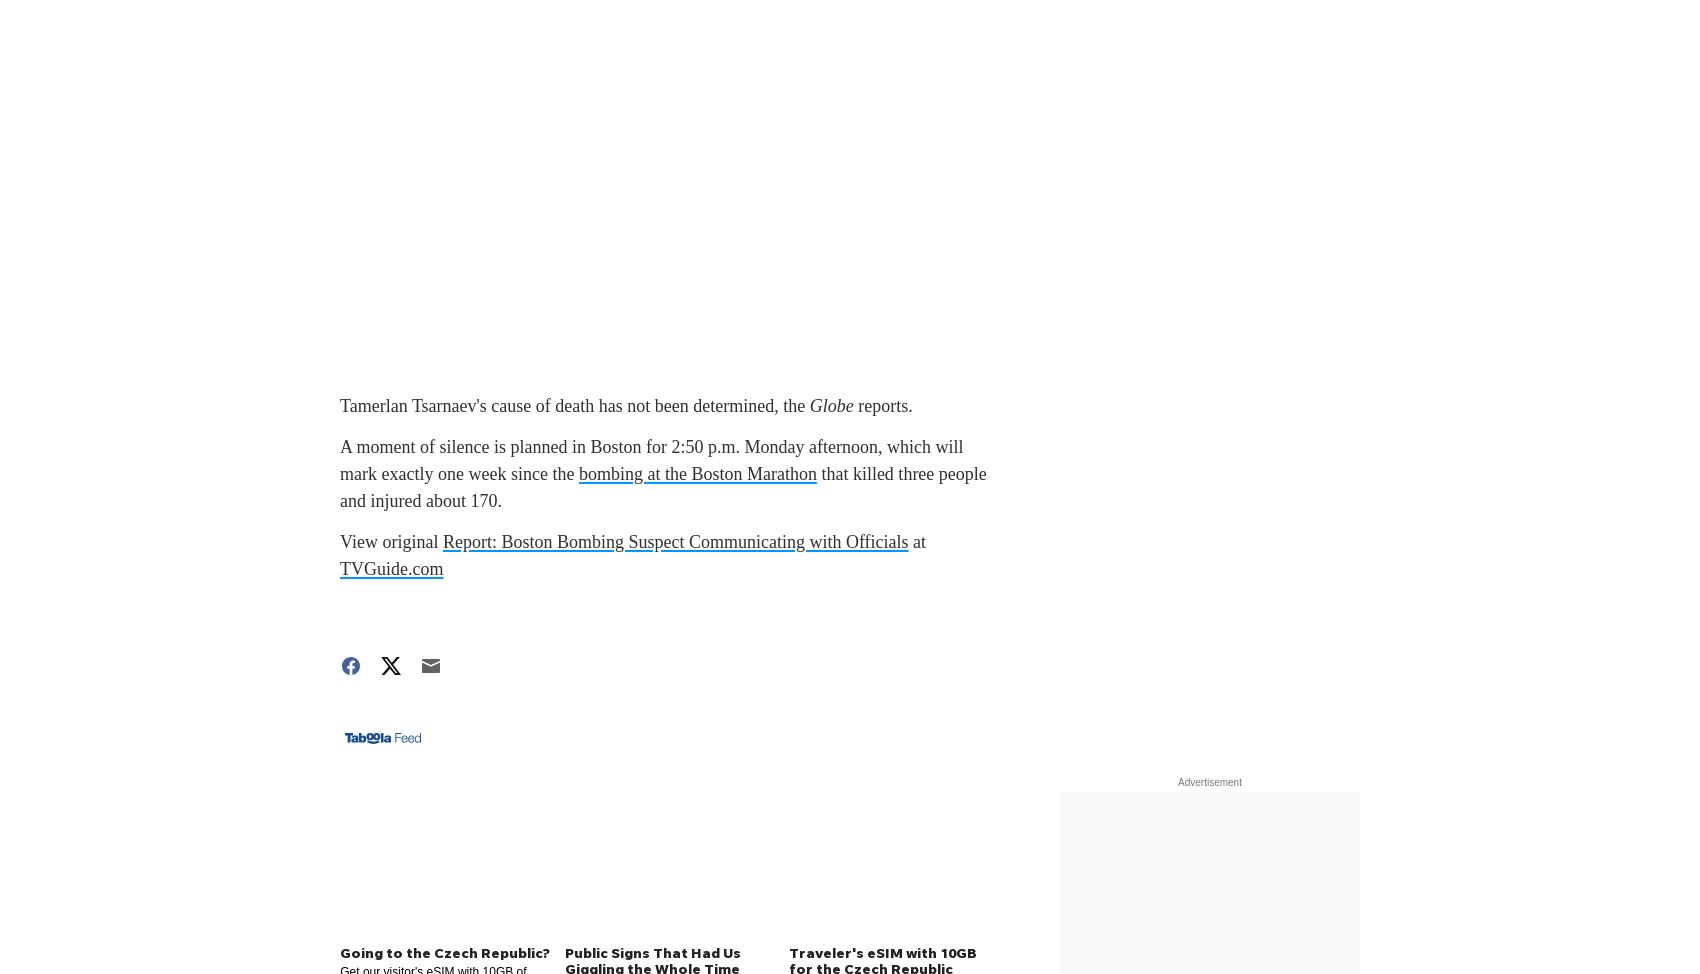 Image resolution: width=1700 pixels, height=974 pixels. What do you see at coordinates (829, 405) in the screenshot?
I see `'Globe'` at bounding box center [829, 405].